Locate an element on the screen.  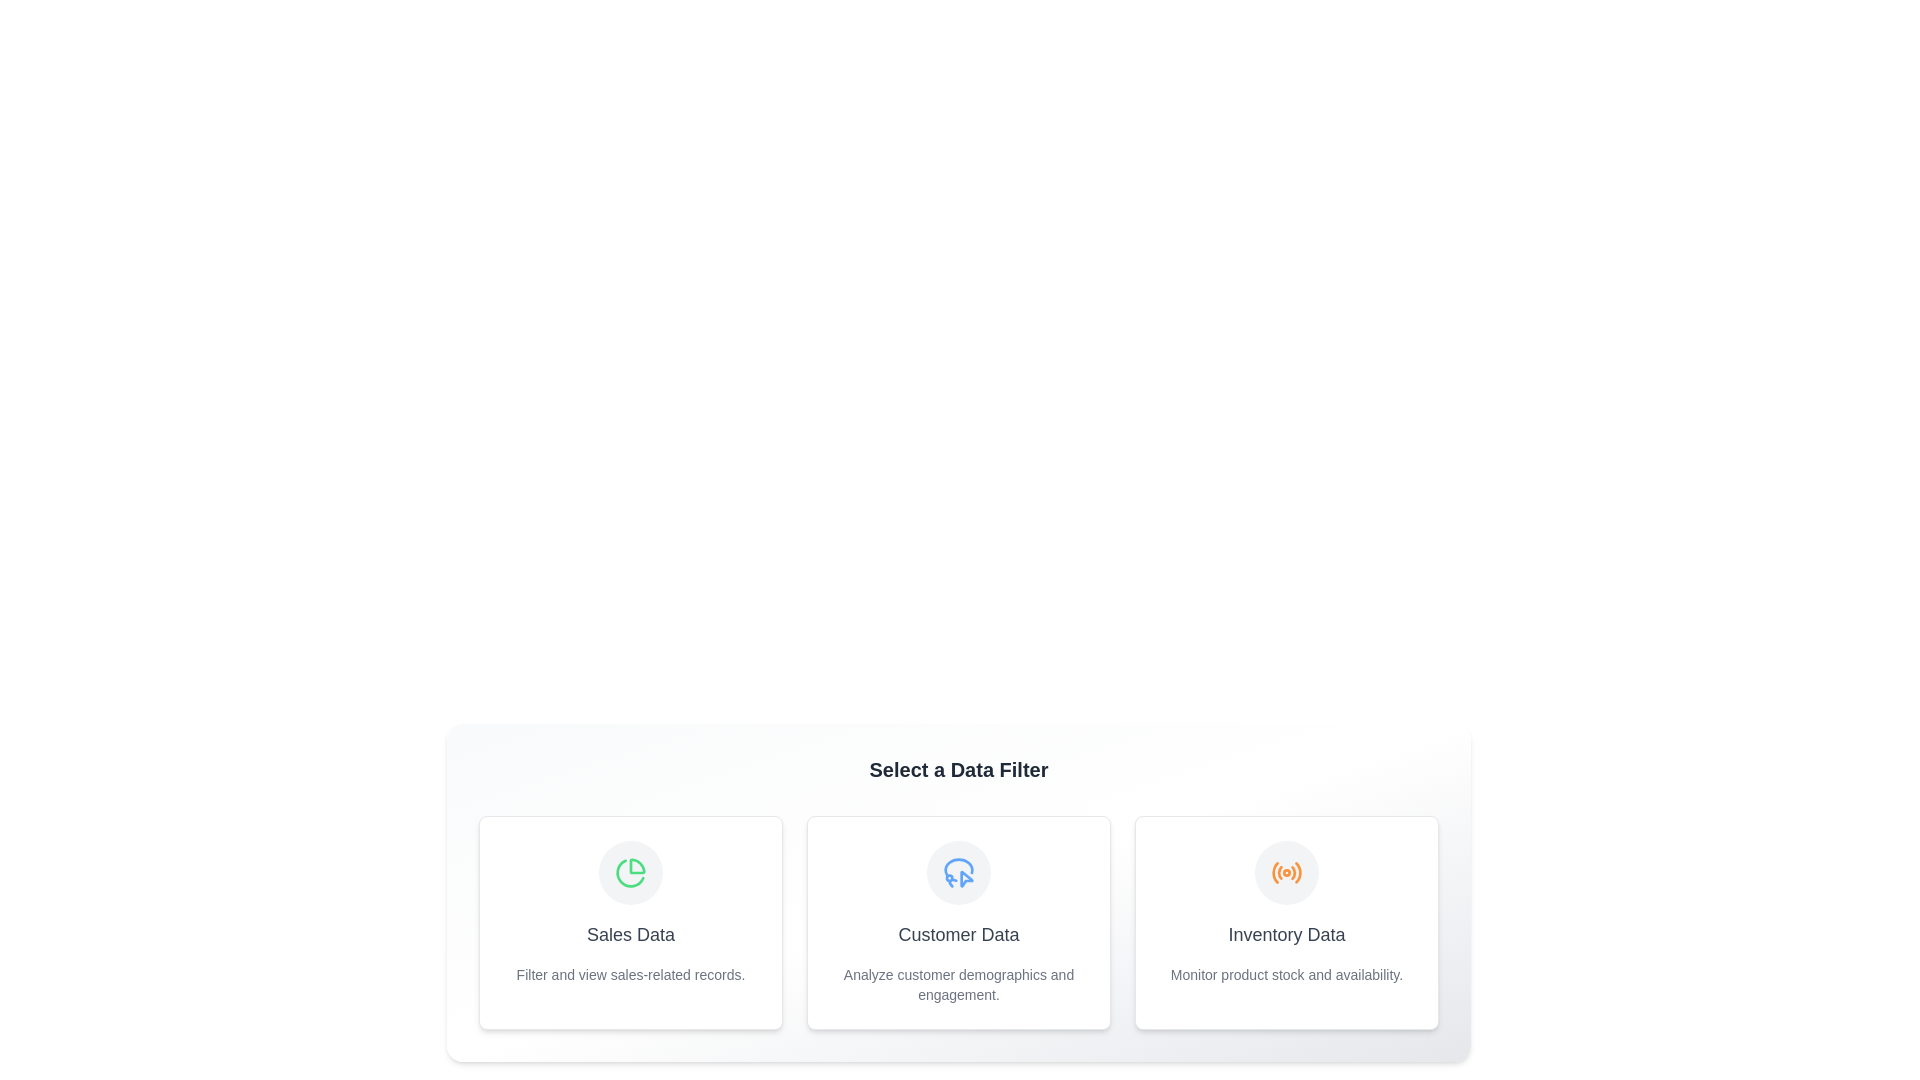
the inventory data indicator icon located at the top-center of the 'Inventory Data' card is located at coordinates (1286, 871).